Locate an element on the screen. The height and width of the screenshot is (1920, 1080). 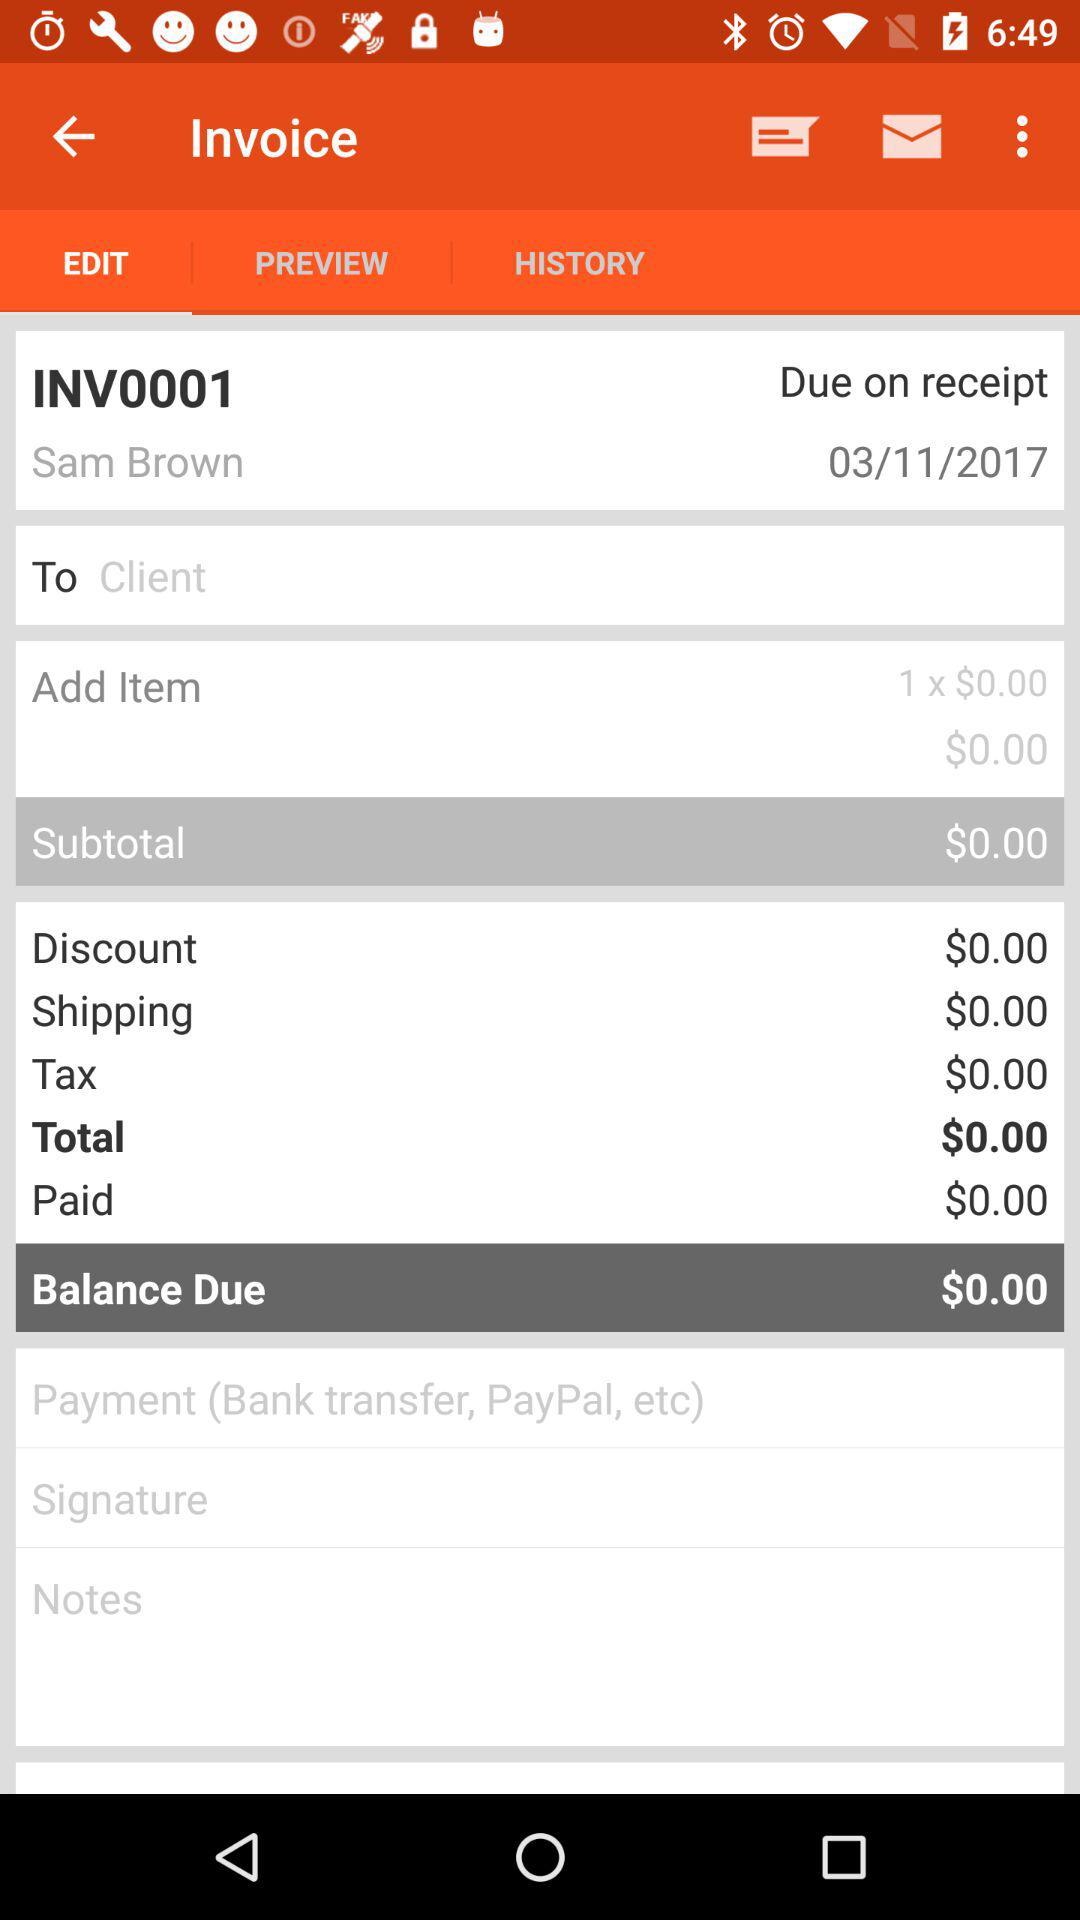
the item to the right of preview icon is located at coordinates (579, 261).